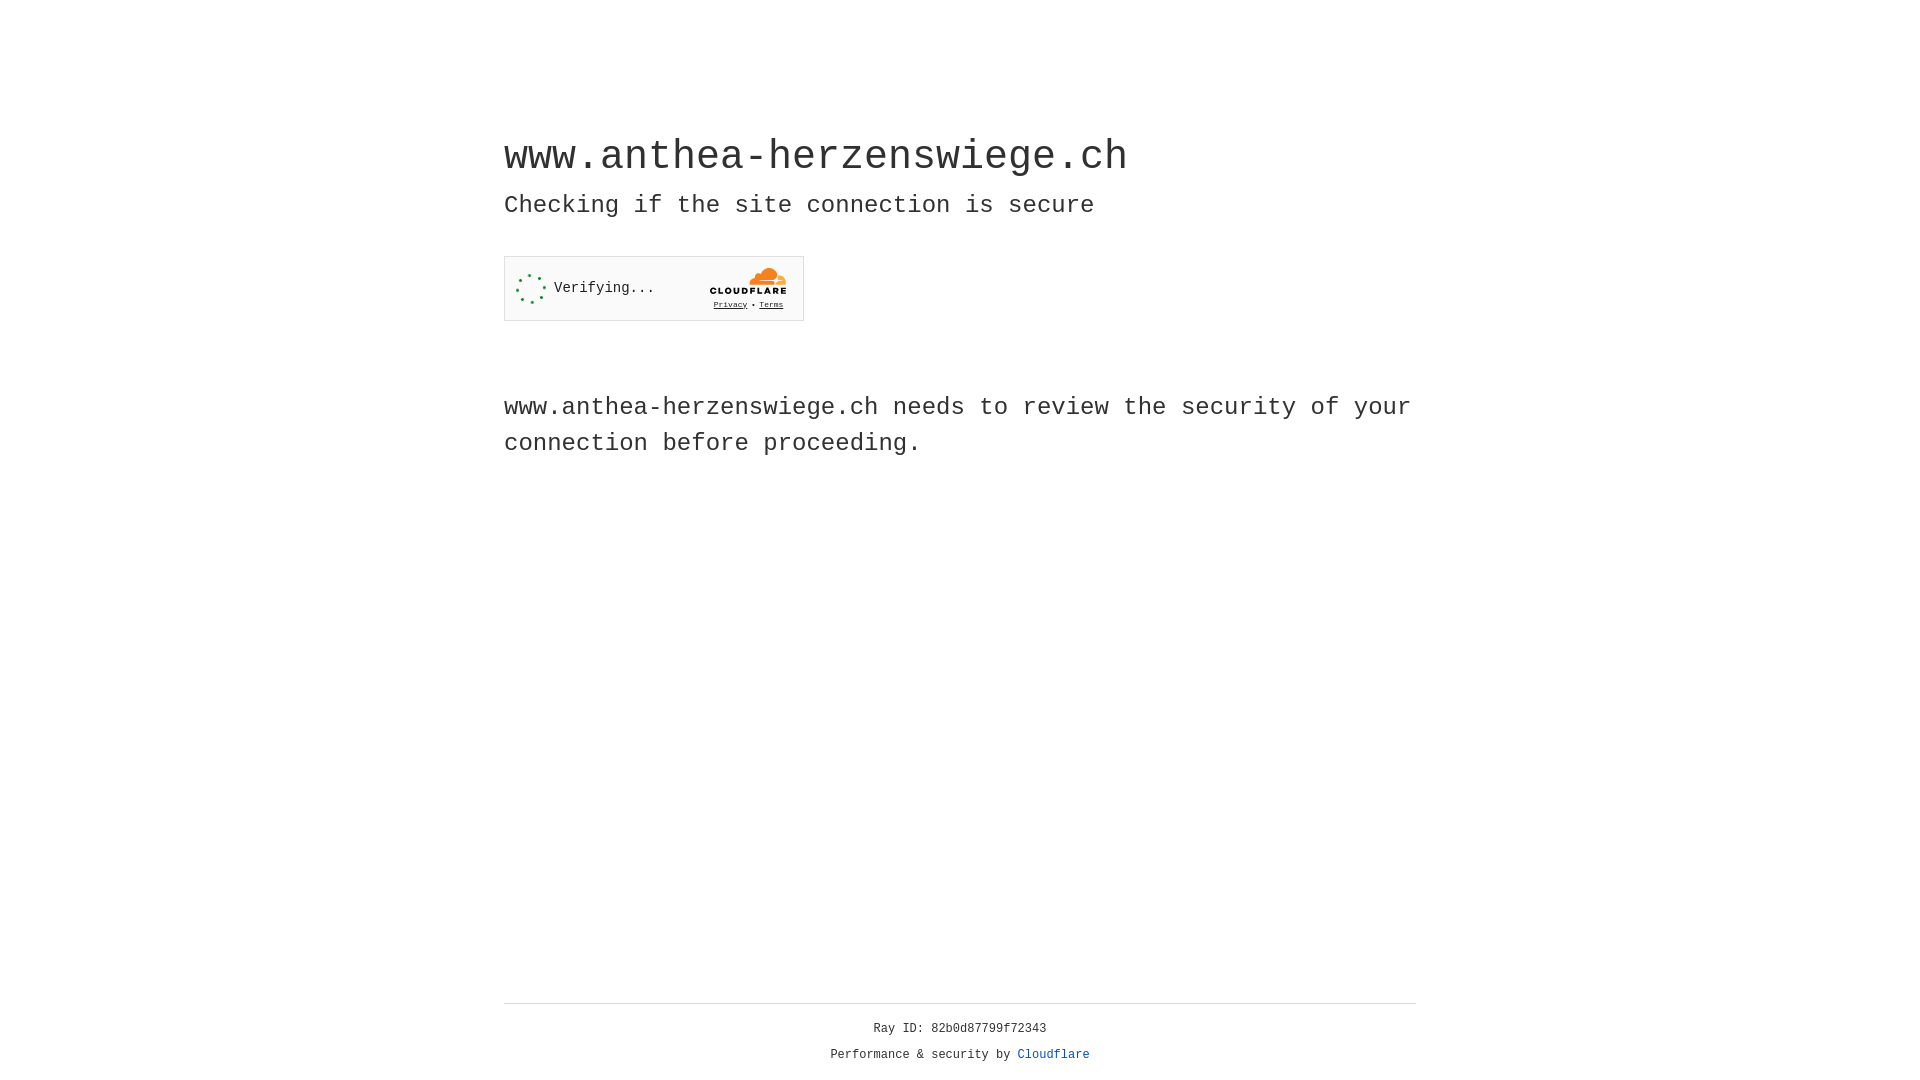 The height and width of the screenshot is (1080, 1920). Describe the element at coordinates (1053, 1054) in the screenshot. I see `'Cloudflare'` at that location.